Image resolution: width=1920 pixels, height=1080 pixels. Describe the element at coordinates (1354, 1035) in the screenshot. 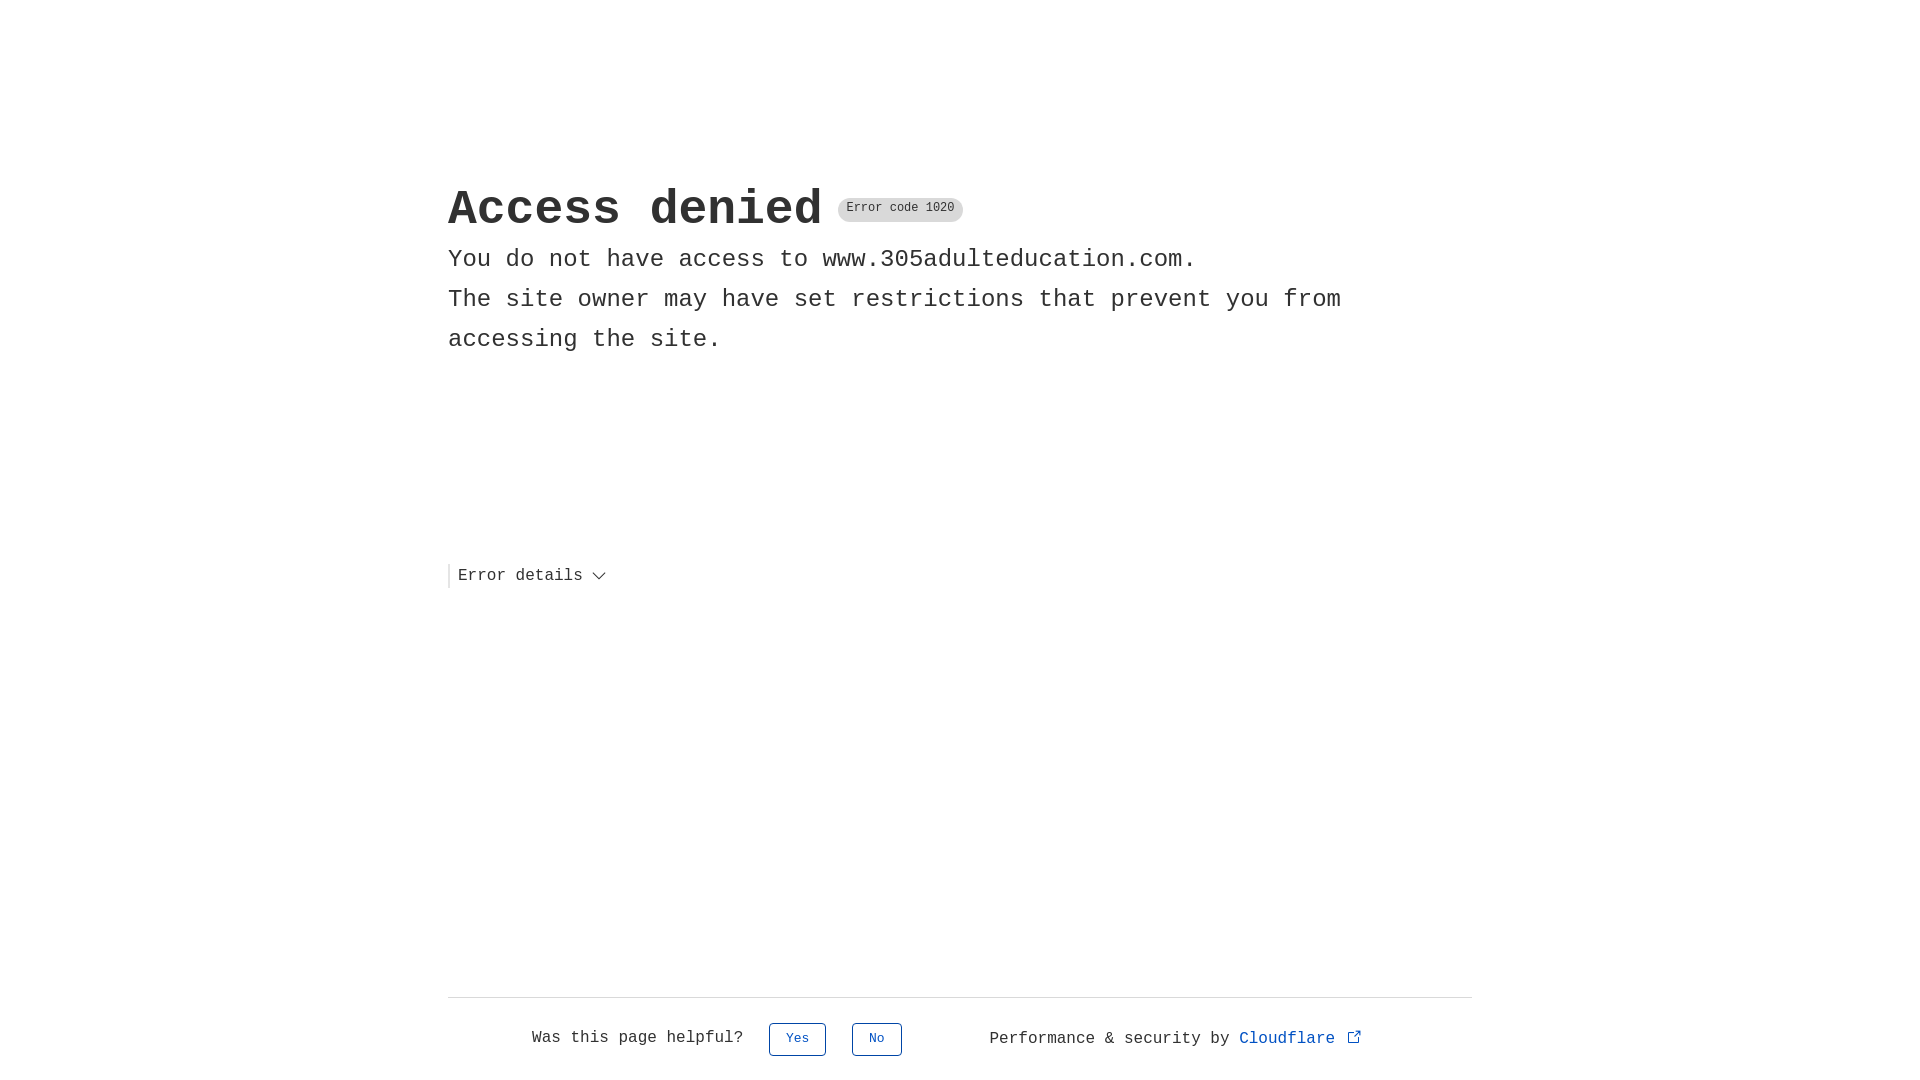

I see `'Opens in new tab'` at that location.